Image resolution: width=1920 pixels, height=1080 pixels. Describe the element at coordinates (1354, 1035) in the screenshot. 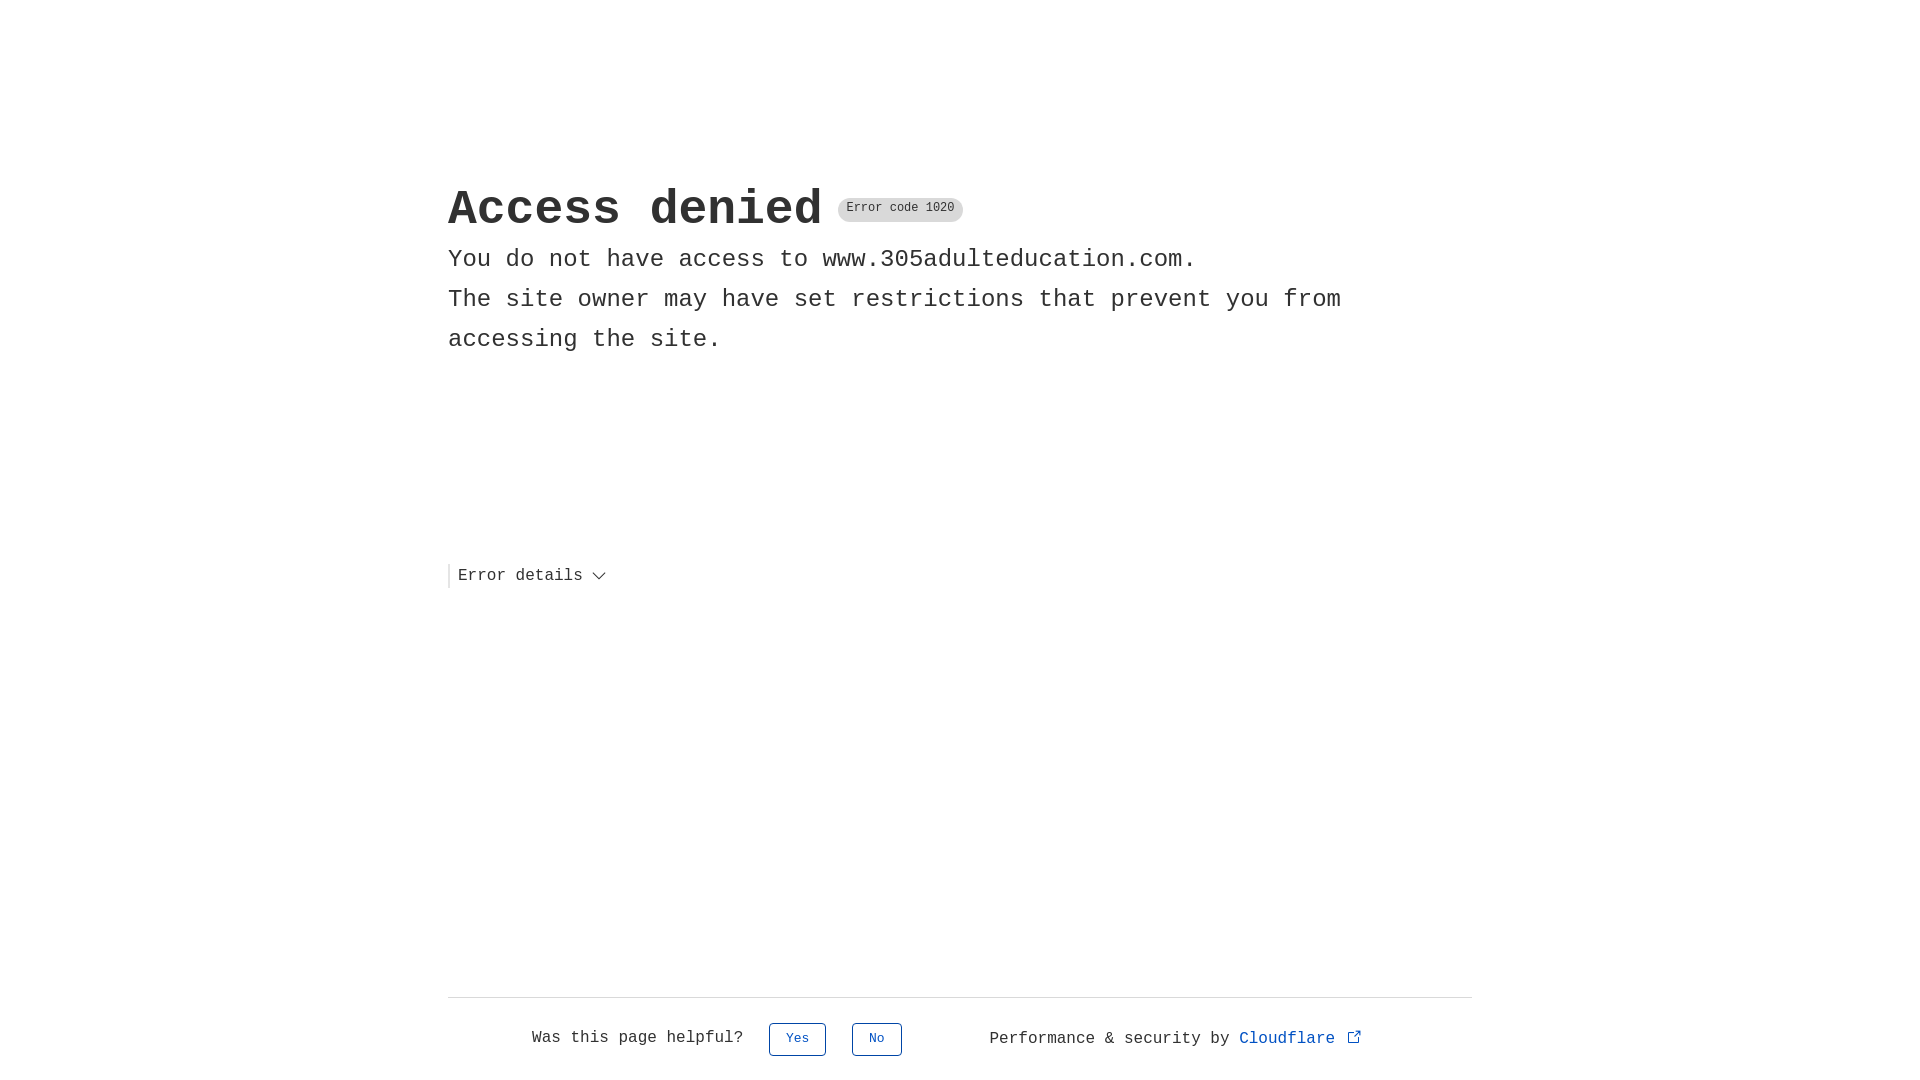

I see `'Opens in new tab'` at that location.